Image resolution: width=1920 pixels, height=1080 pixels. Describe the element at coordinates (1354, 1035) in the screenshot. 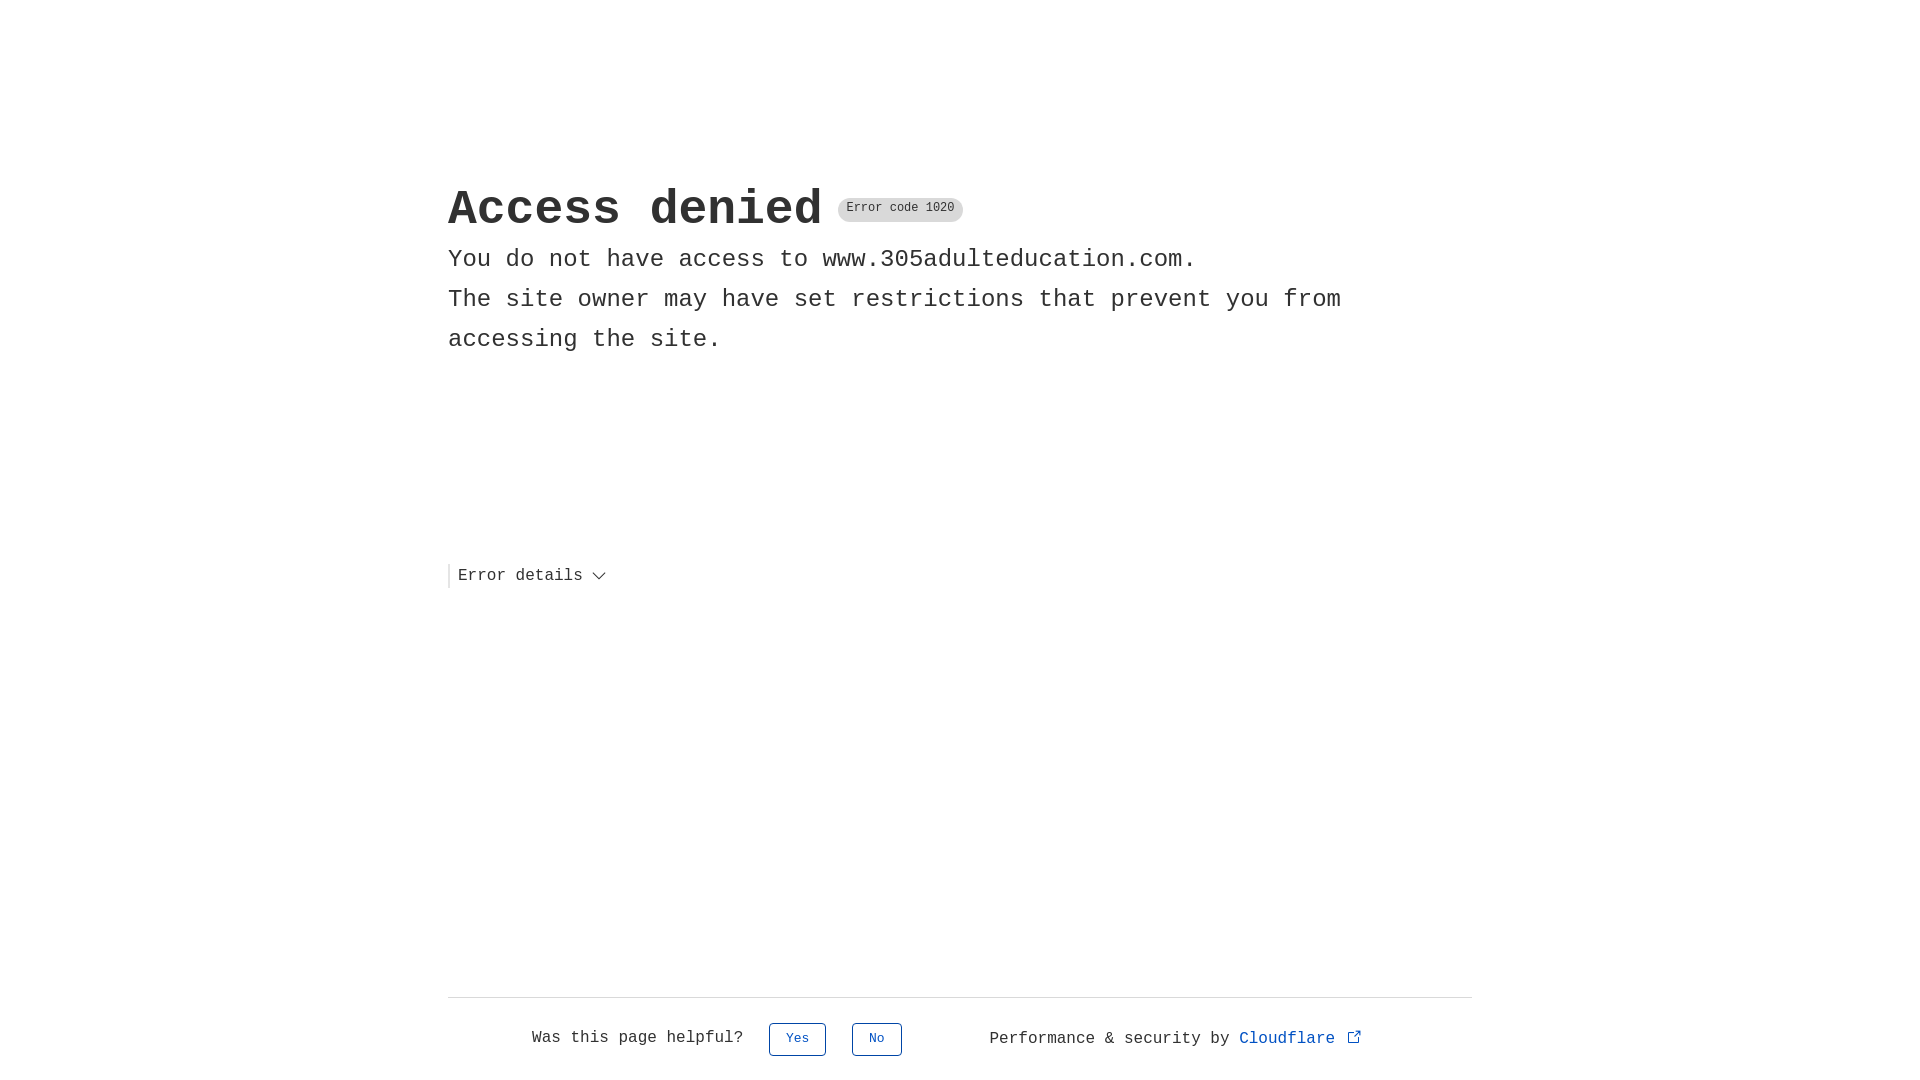

I see `'Opens in new tab'` at that location.